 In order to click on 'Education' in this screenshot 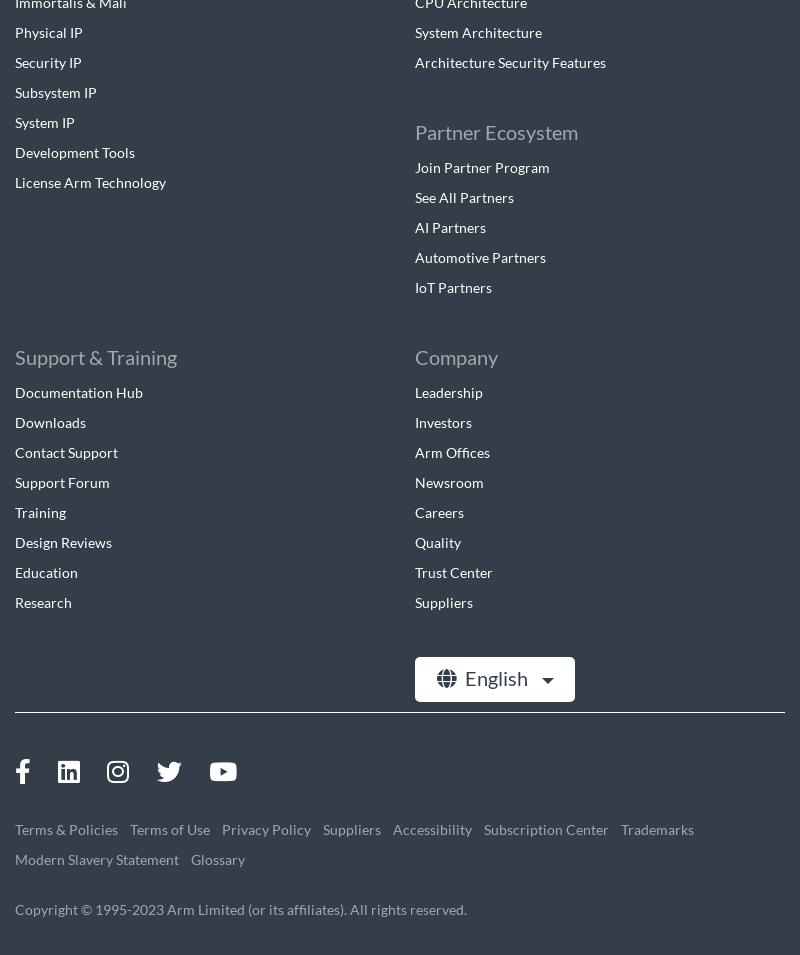, I will do `click(45, 571)`.